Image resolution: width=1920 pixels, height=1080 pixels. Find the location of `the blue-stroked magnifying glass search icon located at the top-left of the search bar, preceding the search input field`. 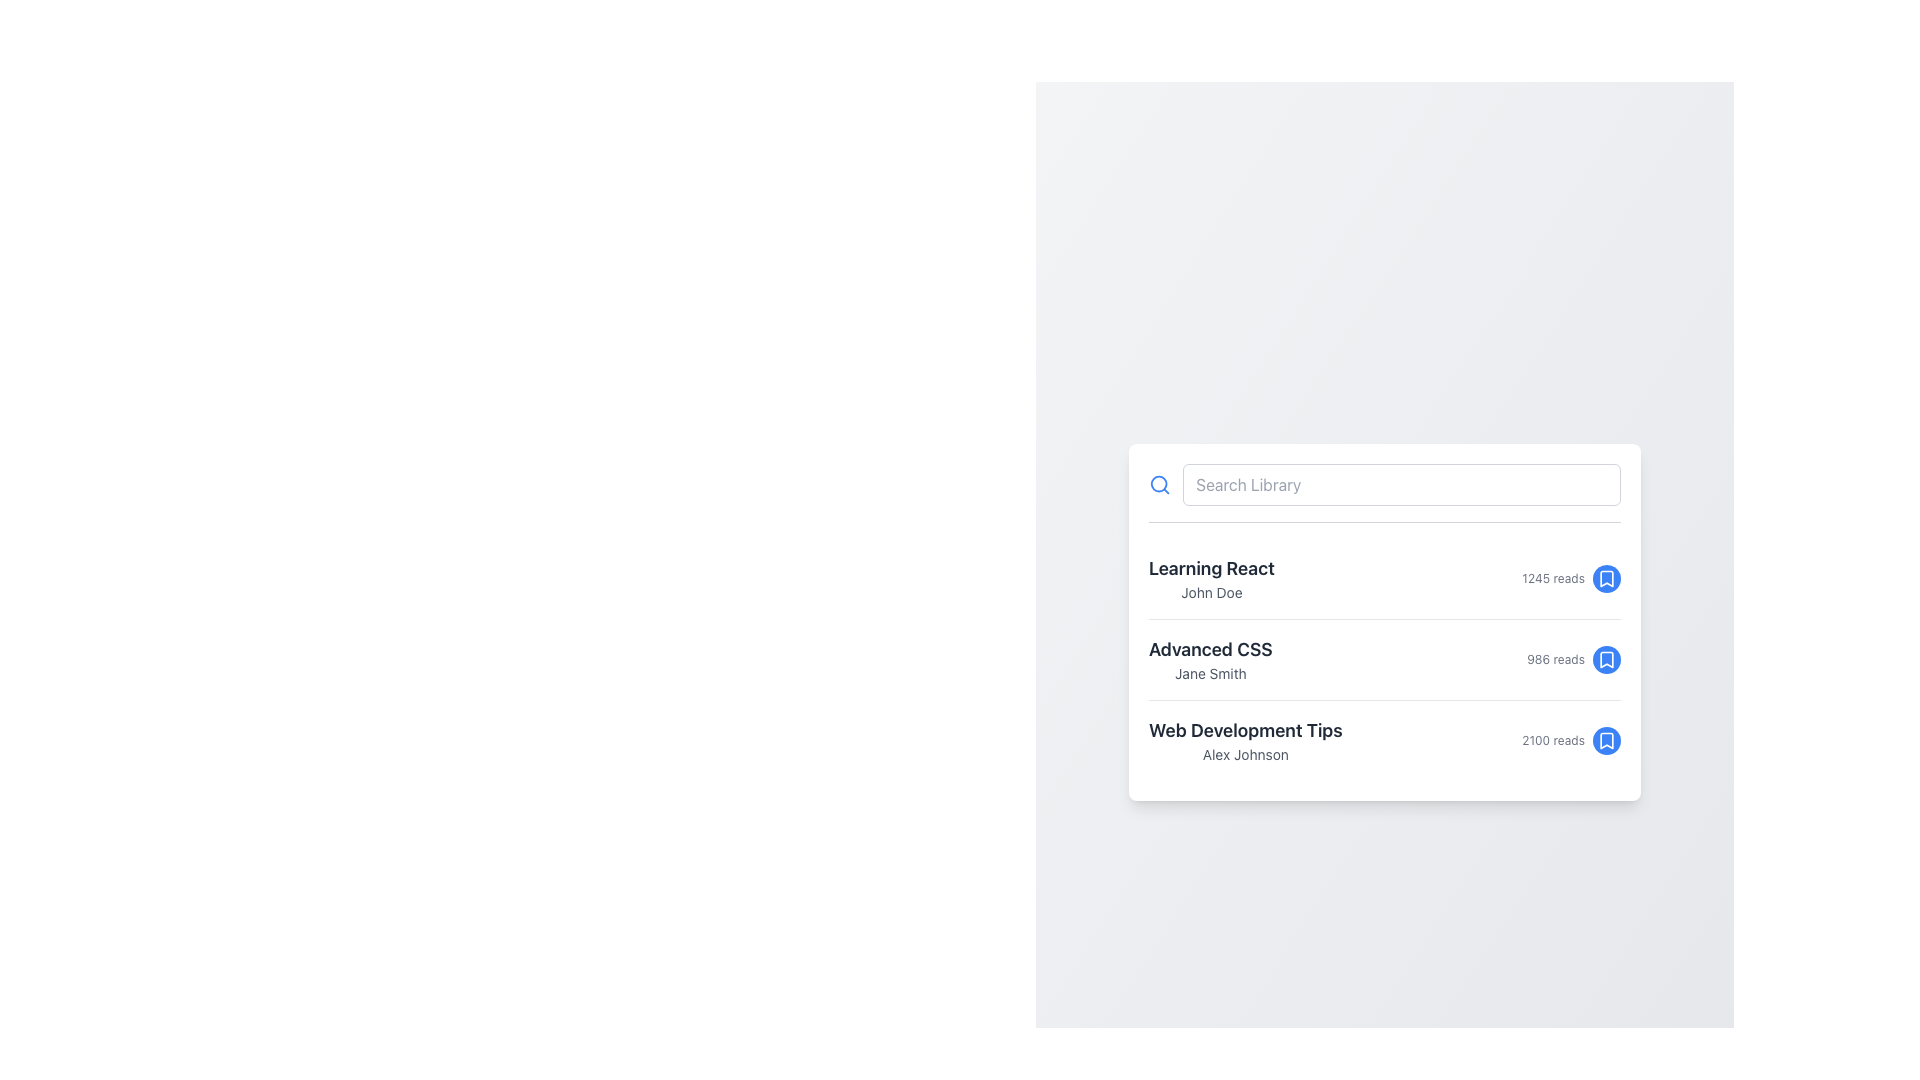

the blue-stroked magnifying glass search icon located at the top-left of the search bar, preceding the search input field is located at coordinates (1160, 484).